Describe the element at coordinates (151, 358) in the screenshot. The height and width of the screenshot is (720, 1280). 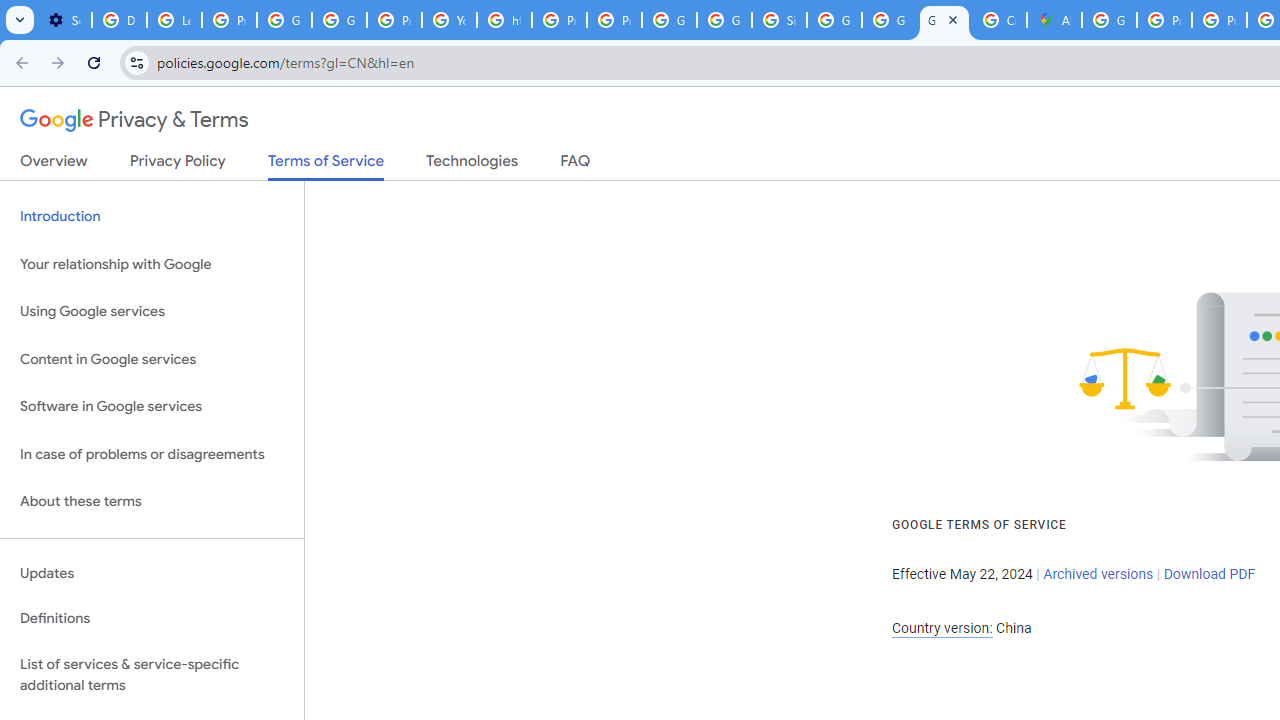
I see `'Content in Google services'` at that location.